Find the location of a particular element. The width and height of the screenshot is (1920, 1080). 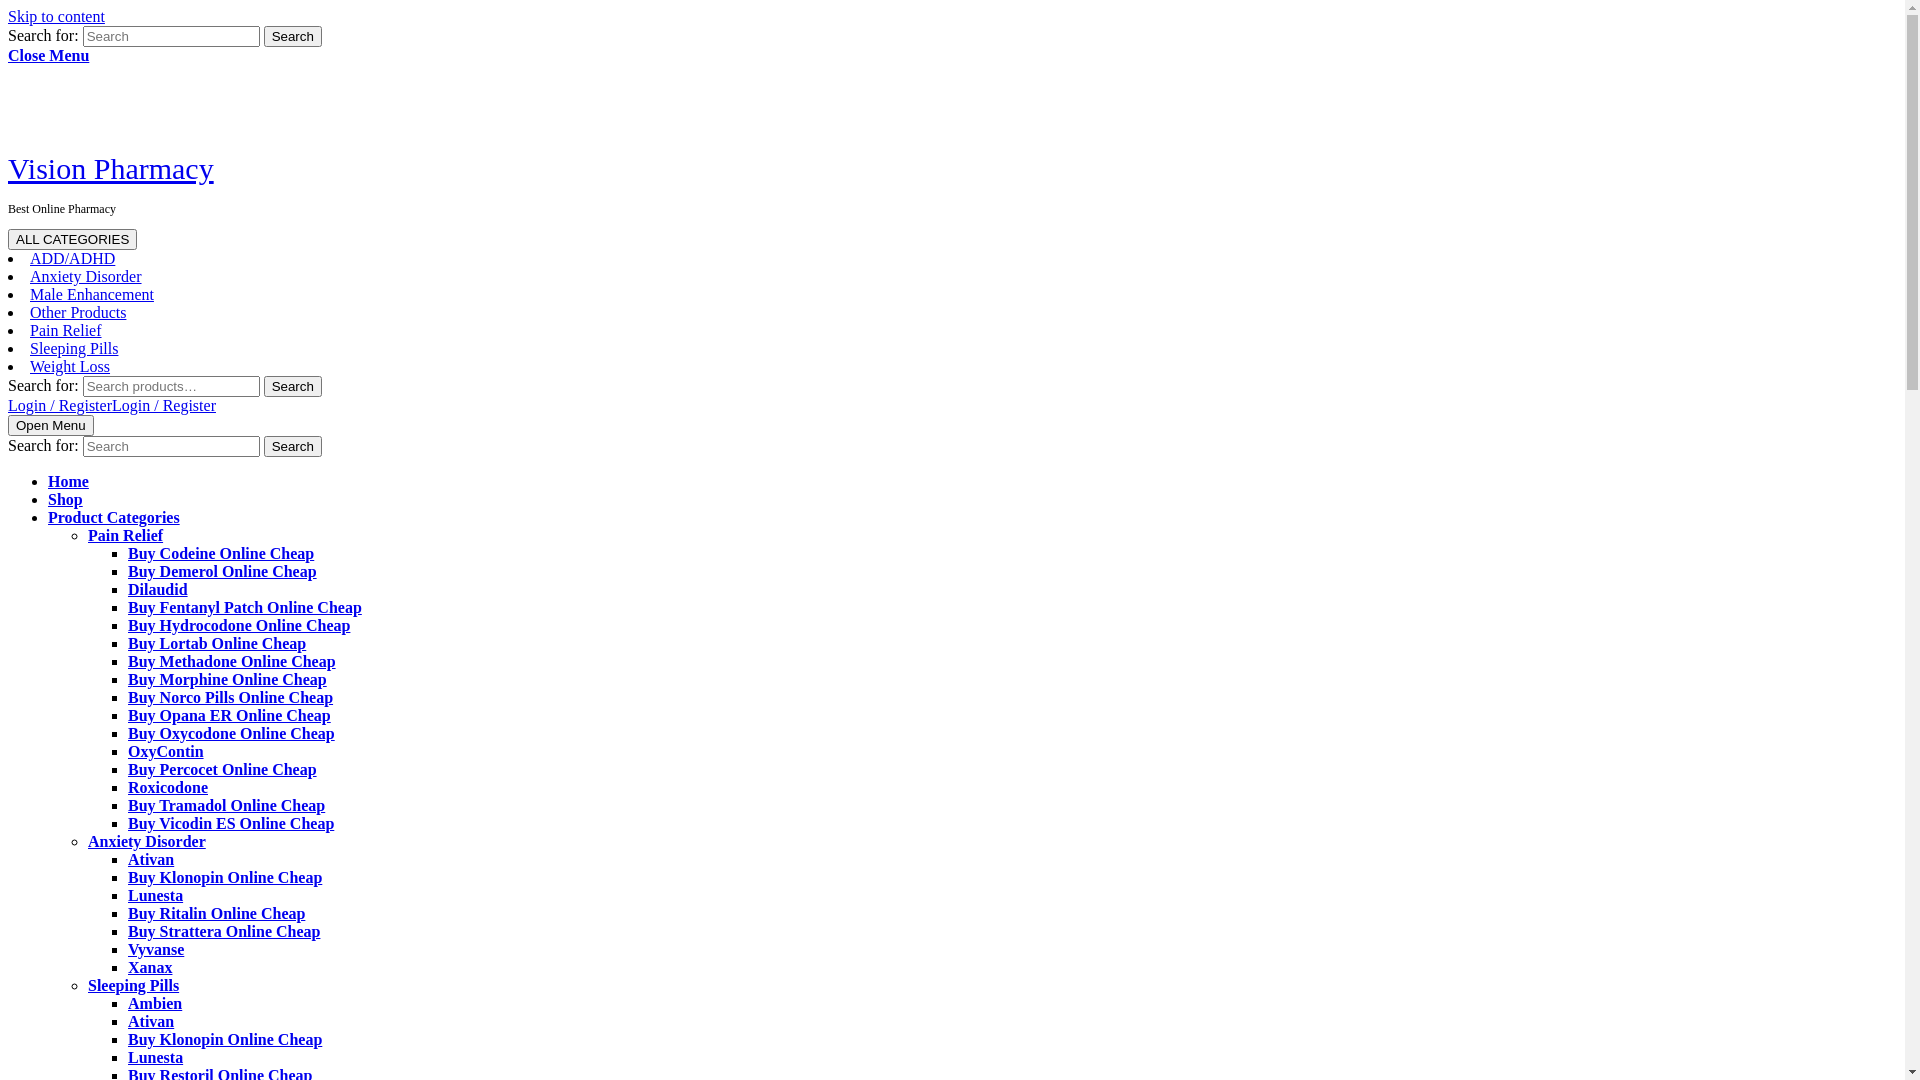

'Buy Lortab Online Cheap' is located at coordinates (216, 643).